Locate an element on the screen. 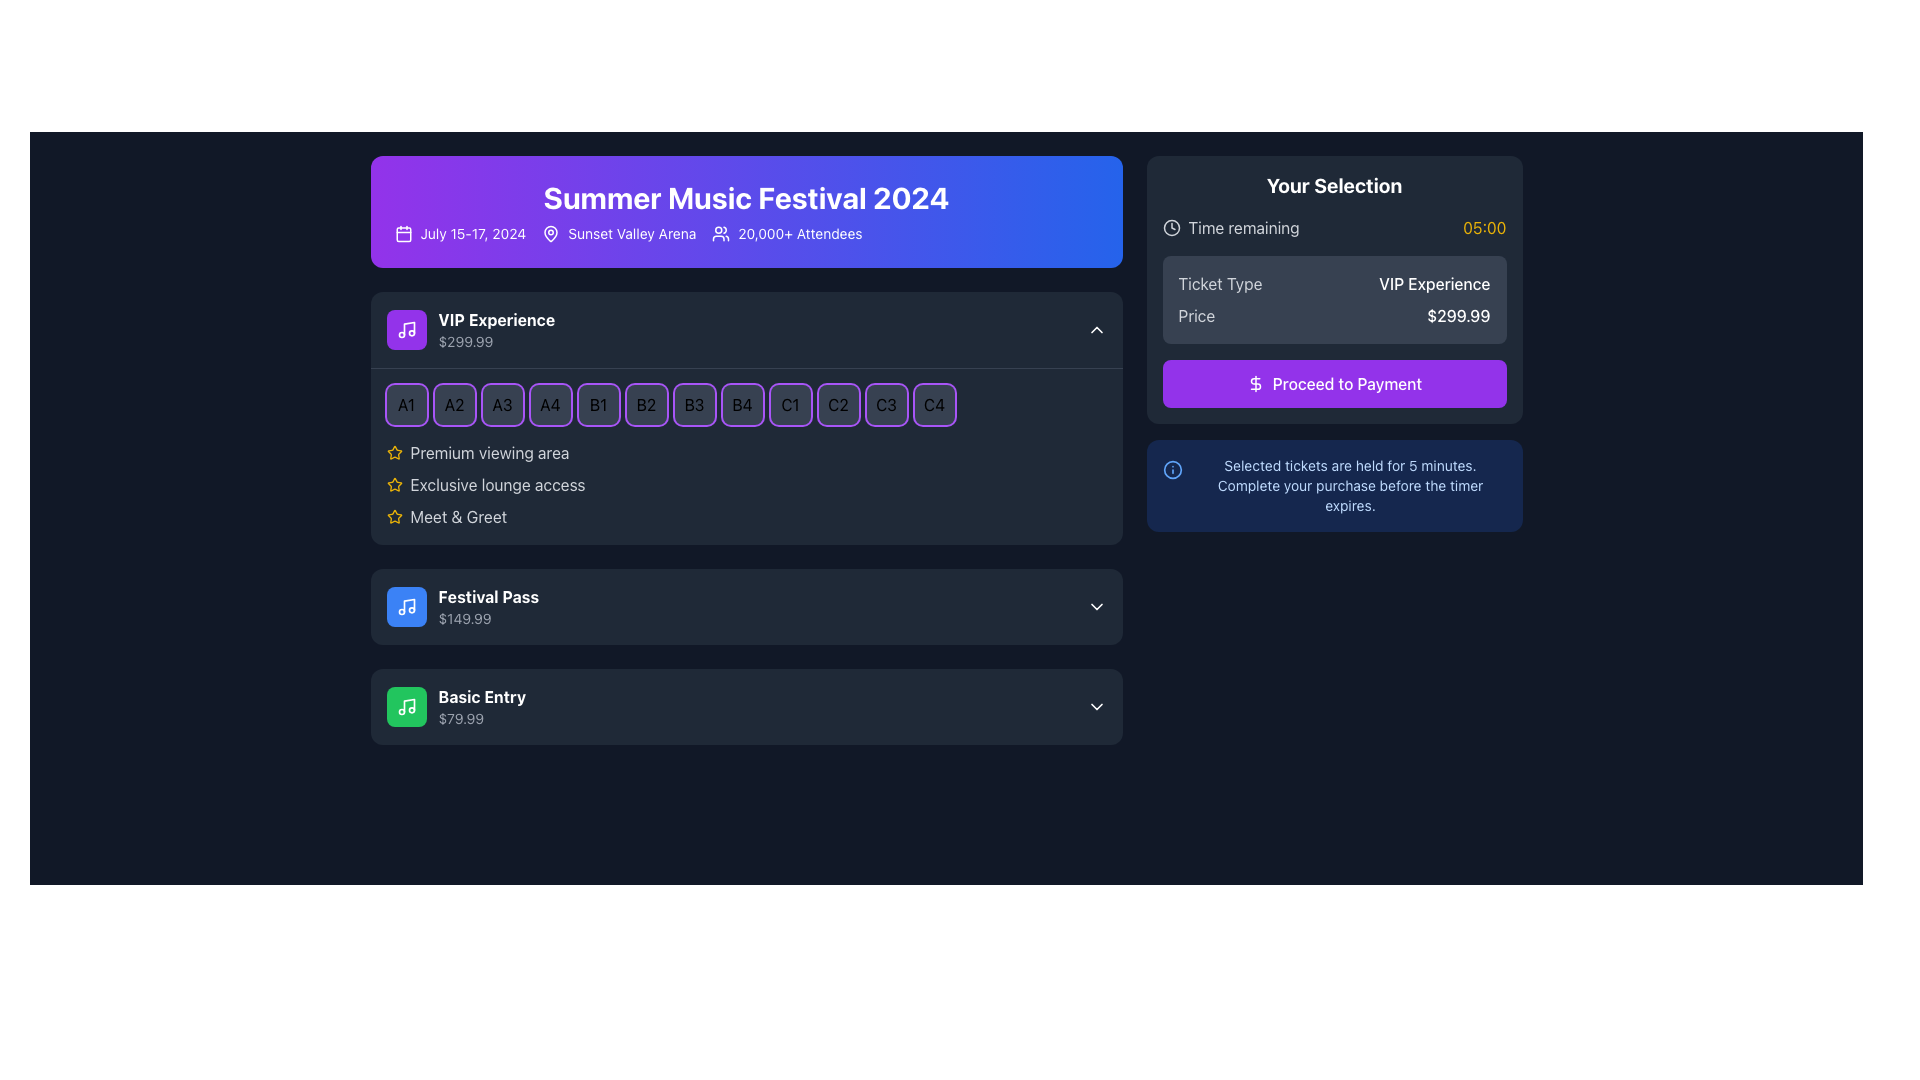 The height and width of the screenshot is (1080, 1920). 'Time remaining' countdown timer displaying '05:00' in yellow color, located in the 'Your Selection' section above the 'Ticket Type' and 'Price' information is located at coordinates (1334, 226).